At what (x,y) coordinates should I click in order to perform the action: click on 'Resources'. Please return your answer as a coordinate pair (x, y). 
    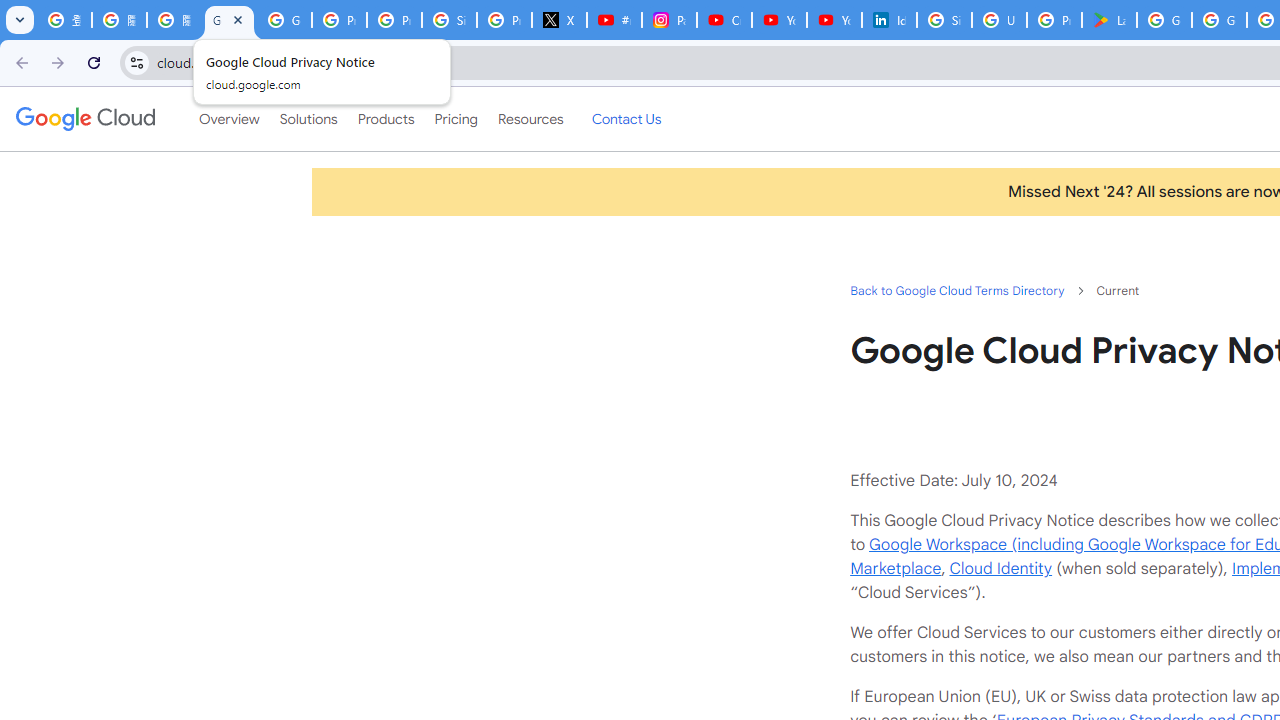
    Looking at the image, I should click on (530, 119).